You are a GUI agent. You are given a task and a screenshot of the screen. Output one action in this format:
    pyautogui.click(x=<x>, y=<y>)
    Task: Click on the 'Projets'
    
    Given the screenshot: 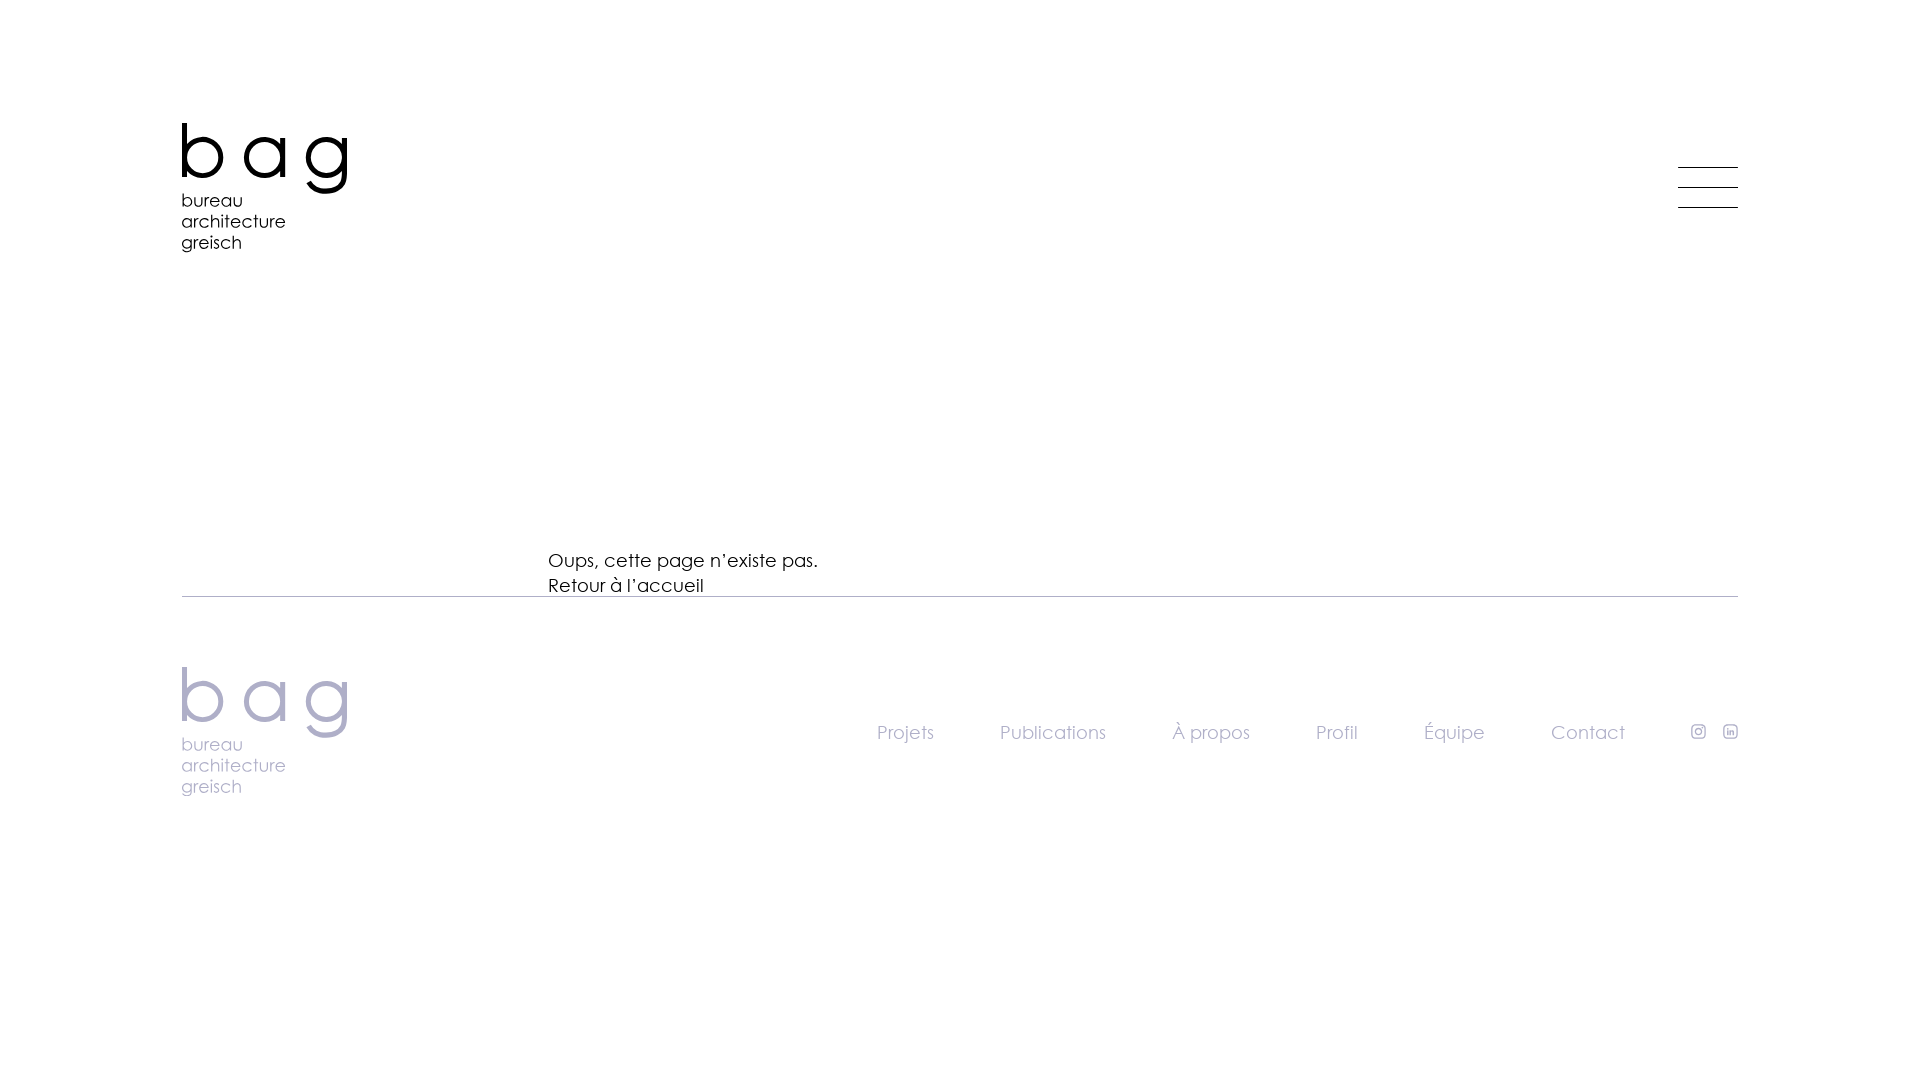 What is the action you would take?
    pyautogui.click(x=904, y=732)
    